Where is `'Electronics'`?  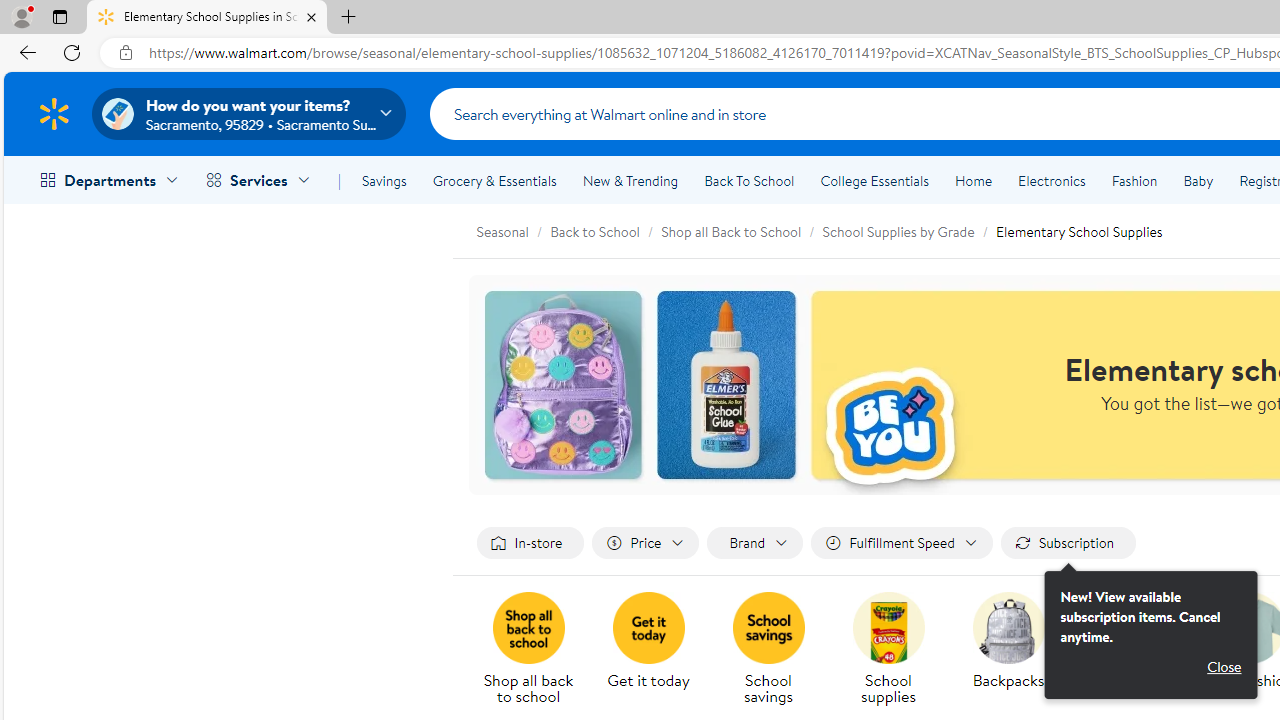
'Electronics' is located at coordinates (1050, 181).